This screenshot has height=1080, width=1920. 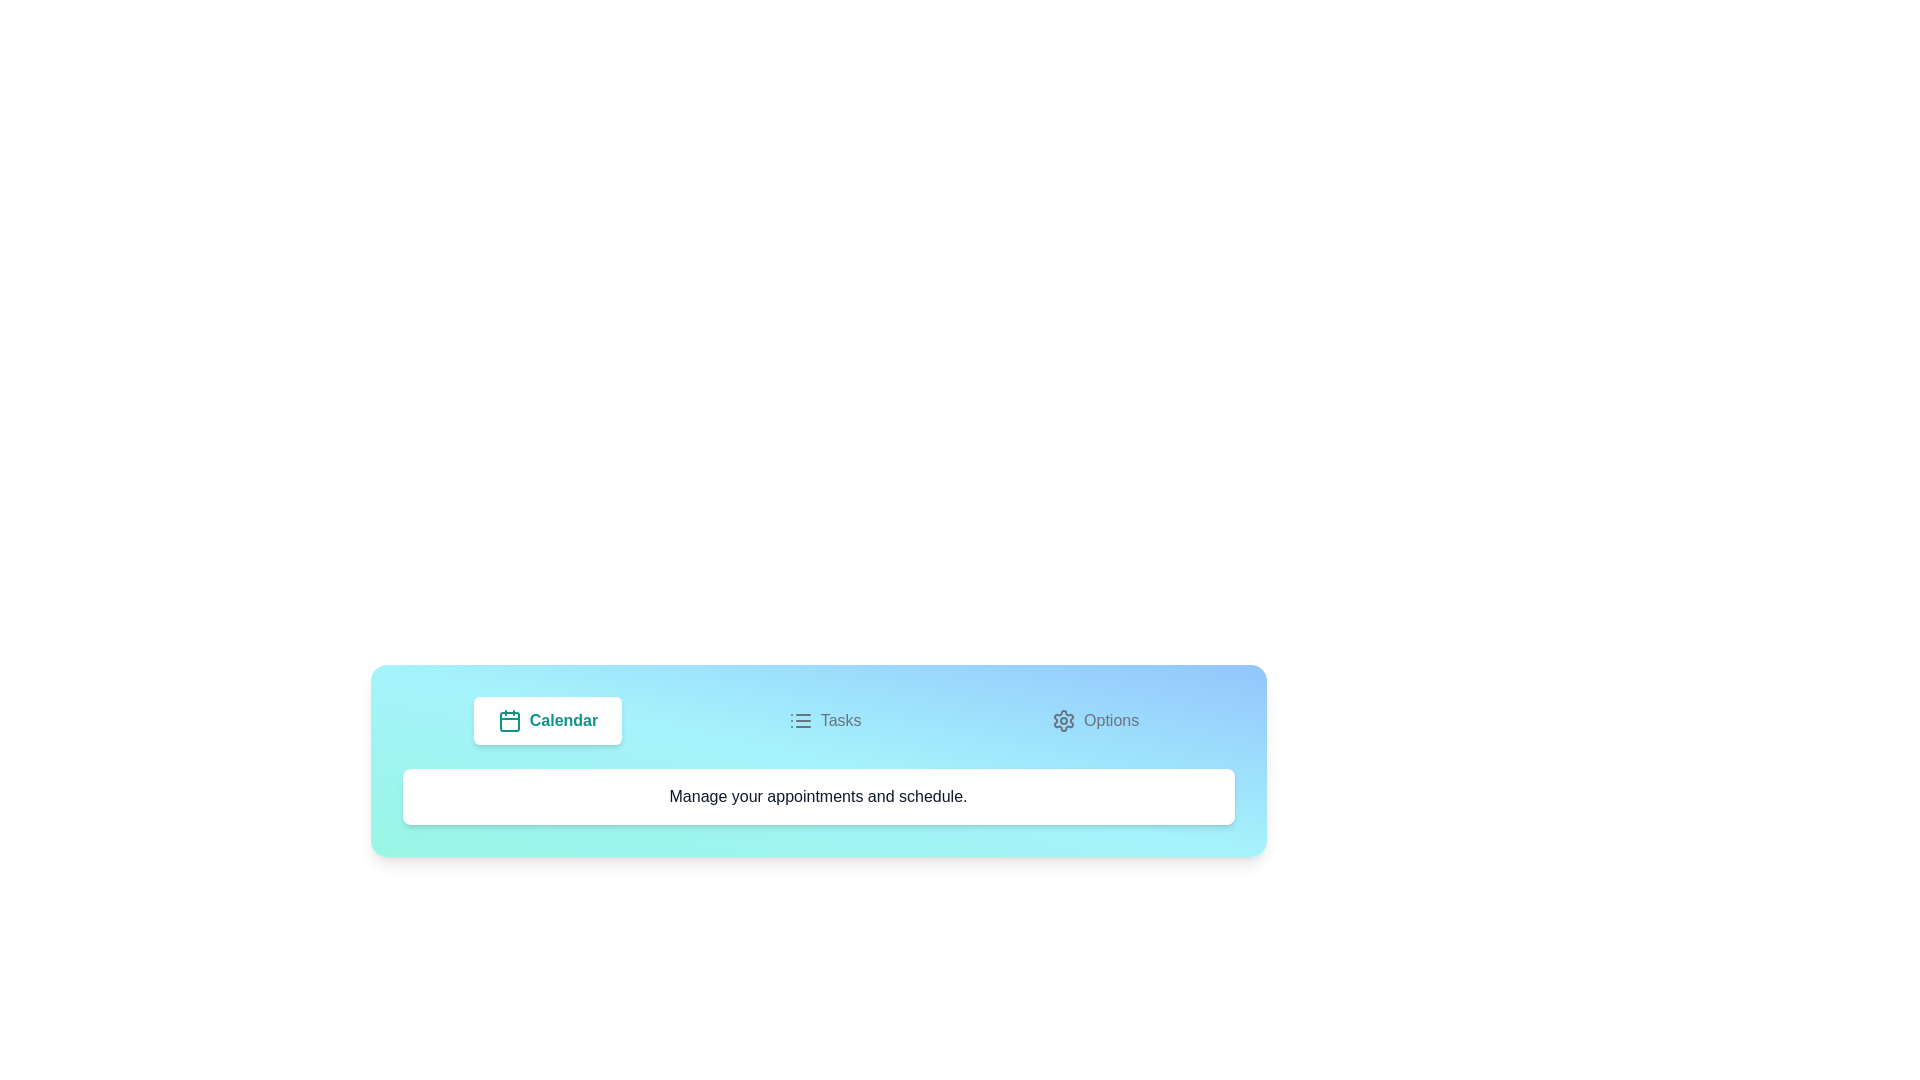 I want to click on the tab button labeled Calendar to switch to the corresponding tab, so click(x=547, y=721).